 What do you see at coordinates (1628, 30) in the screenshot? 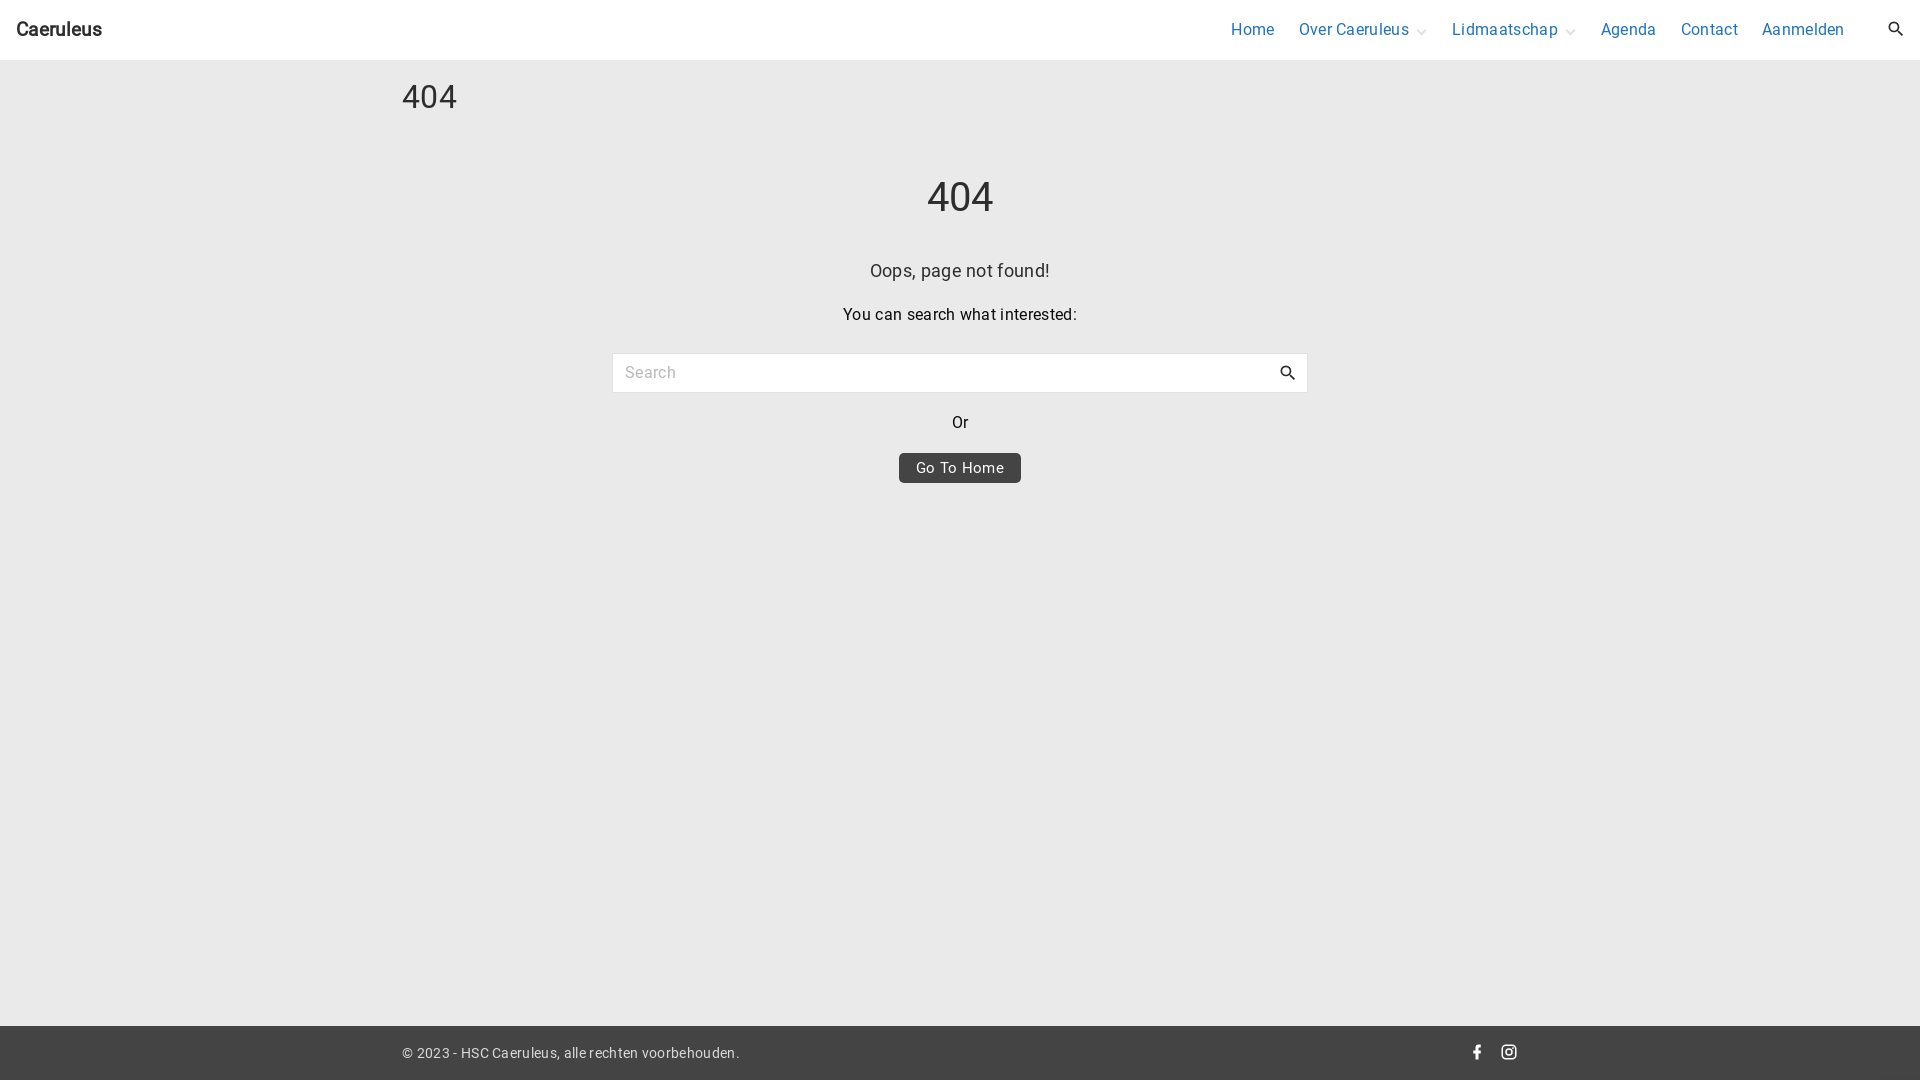
I see `'Agenda'` at bounding box center [1628, 30].